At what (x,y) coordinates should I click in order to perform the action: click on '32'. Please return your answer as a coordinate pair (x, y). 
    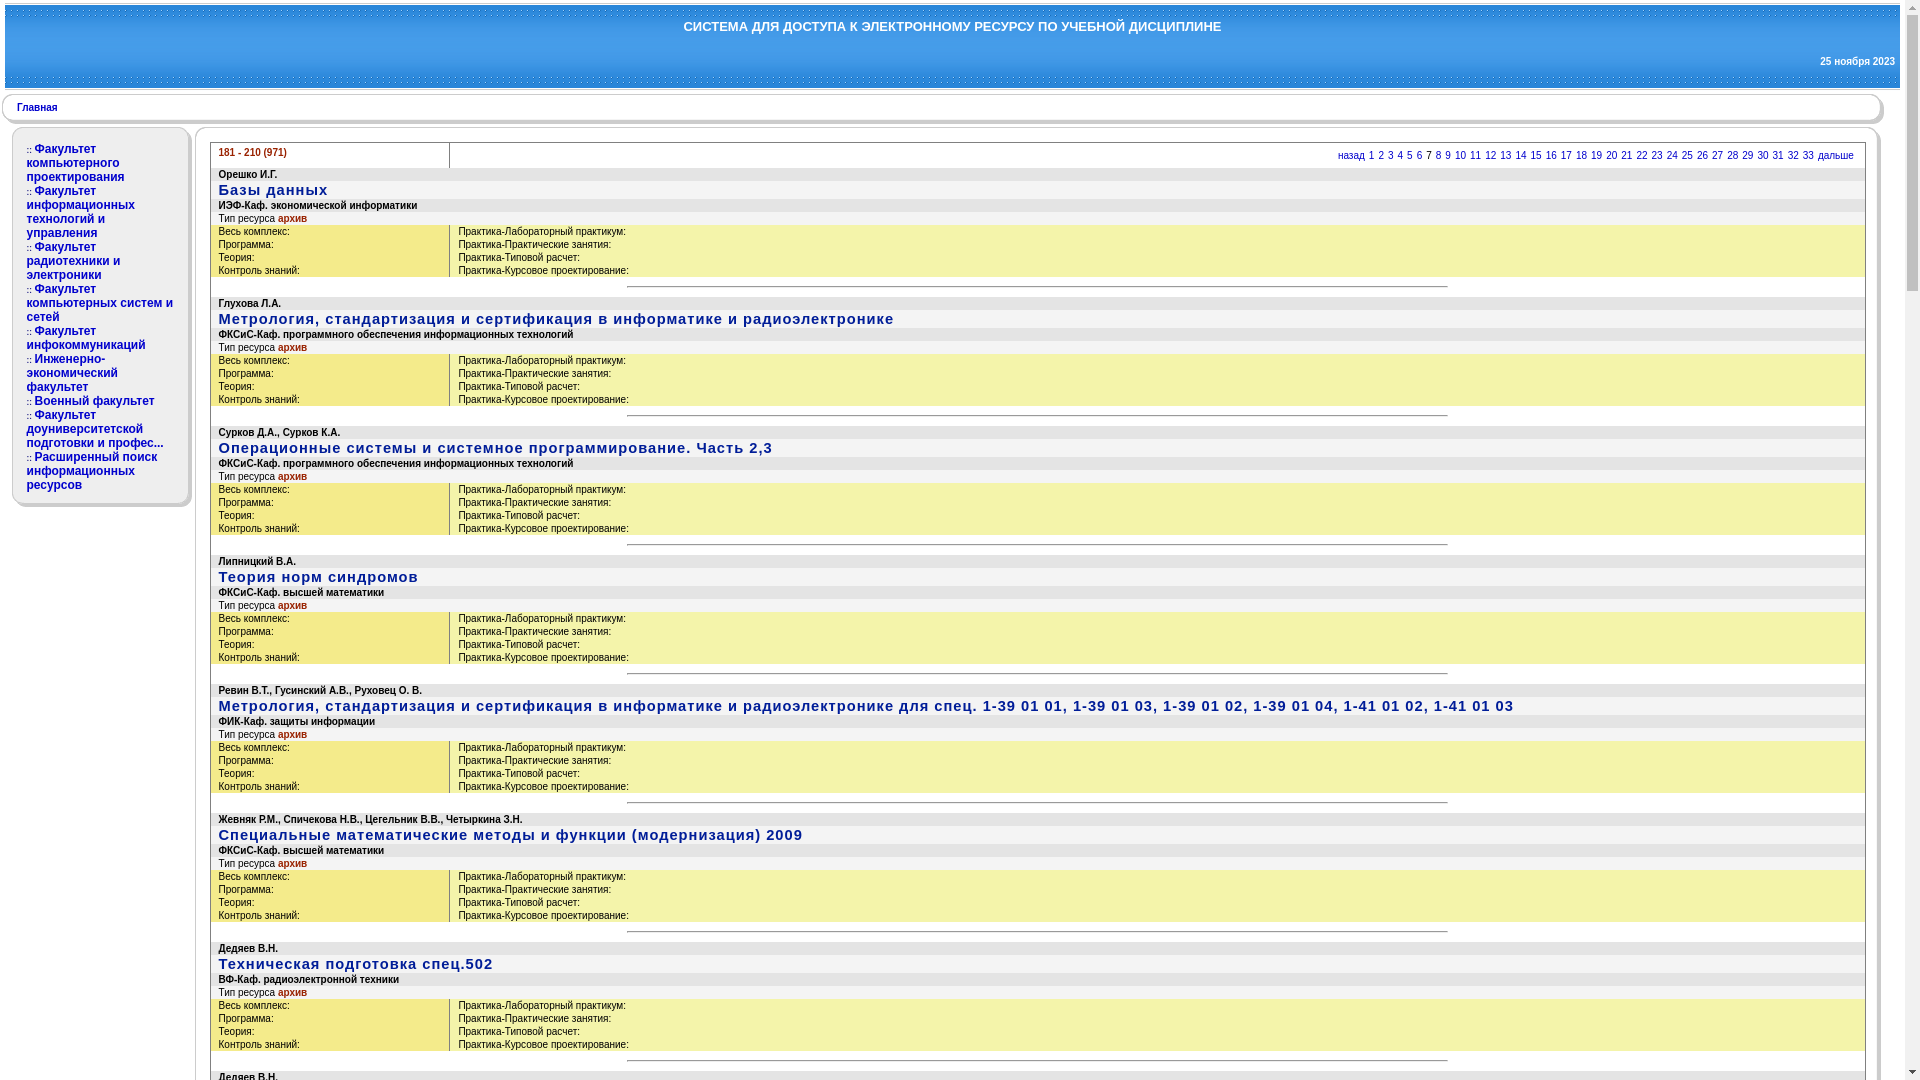
    Looking at the image, I should click on (1788, 154).